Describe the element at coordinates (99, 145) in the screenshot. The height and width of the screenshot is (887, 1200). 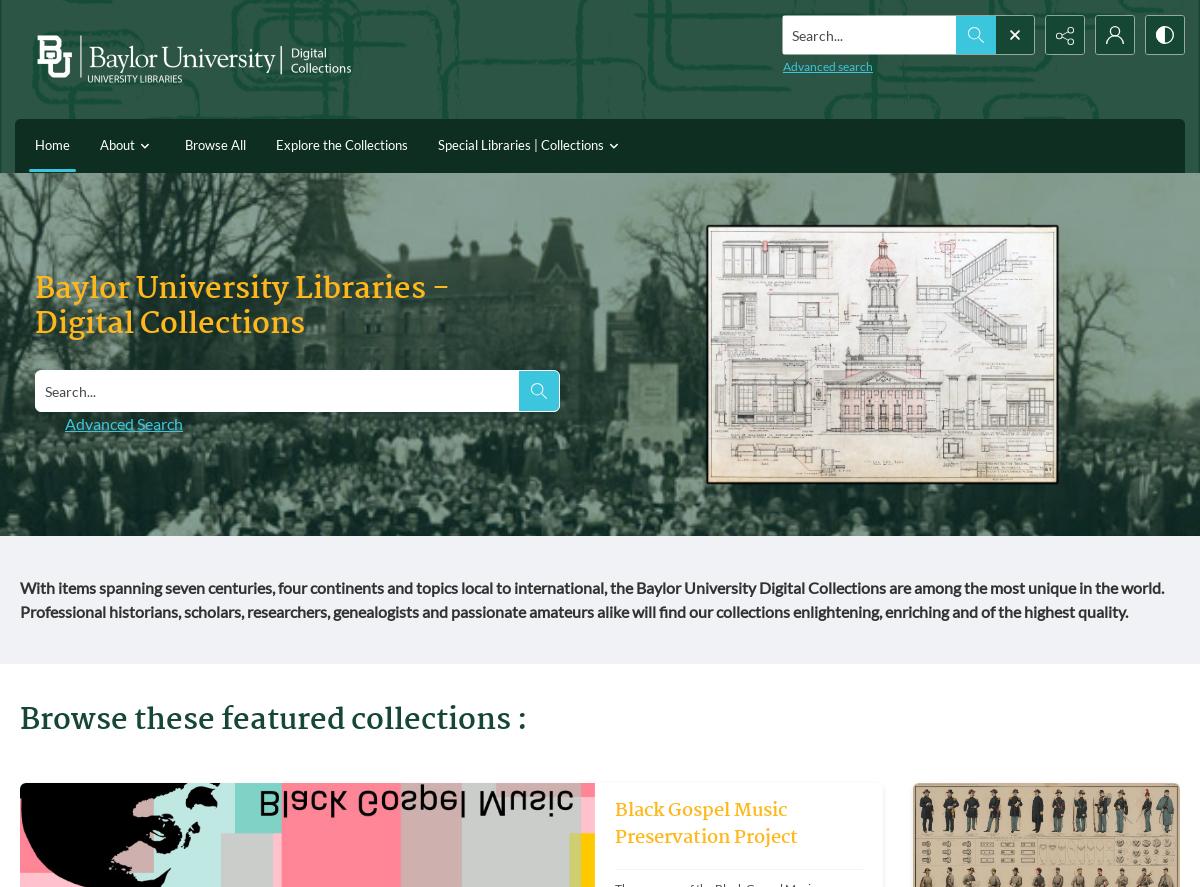
I see `'About'` at that location.